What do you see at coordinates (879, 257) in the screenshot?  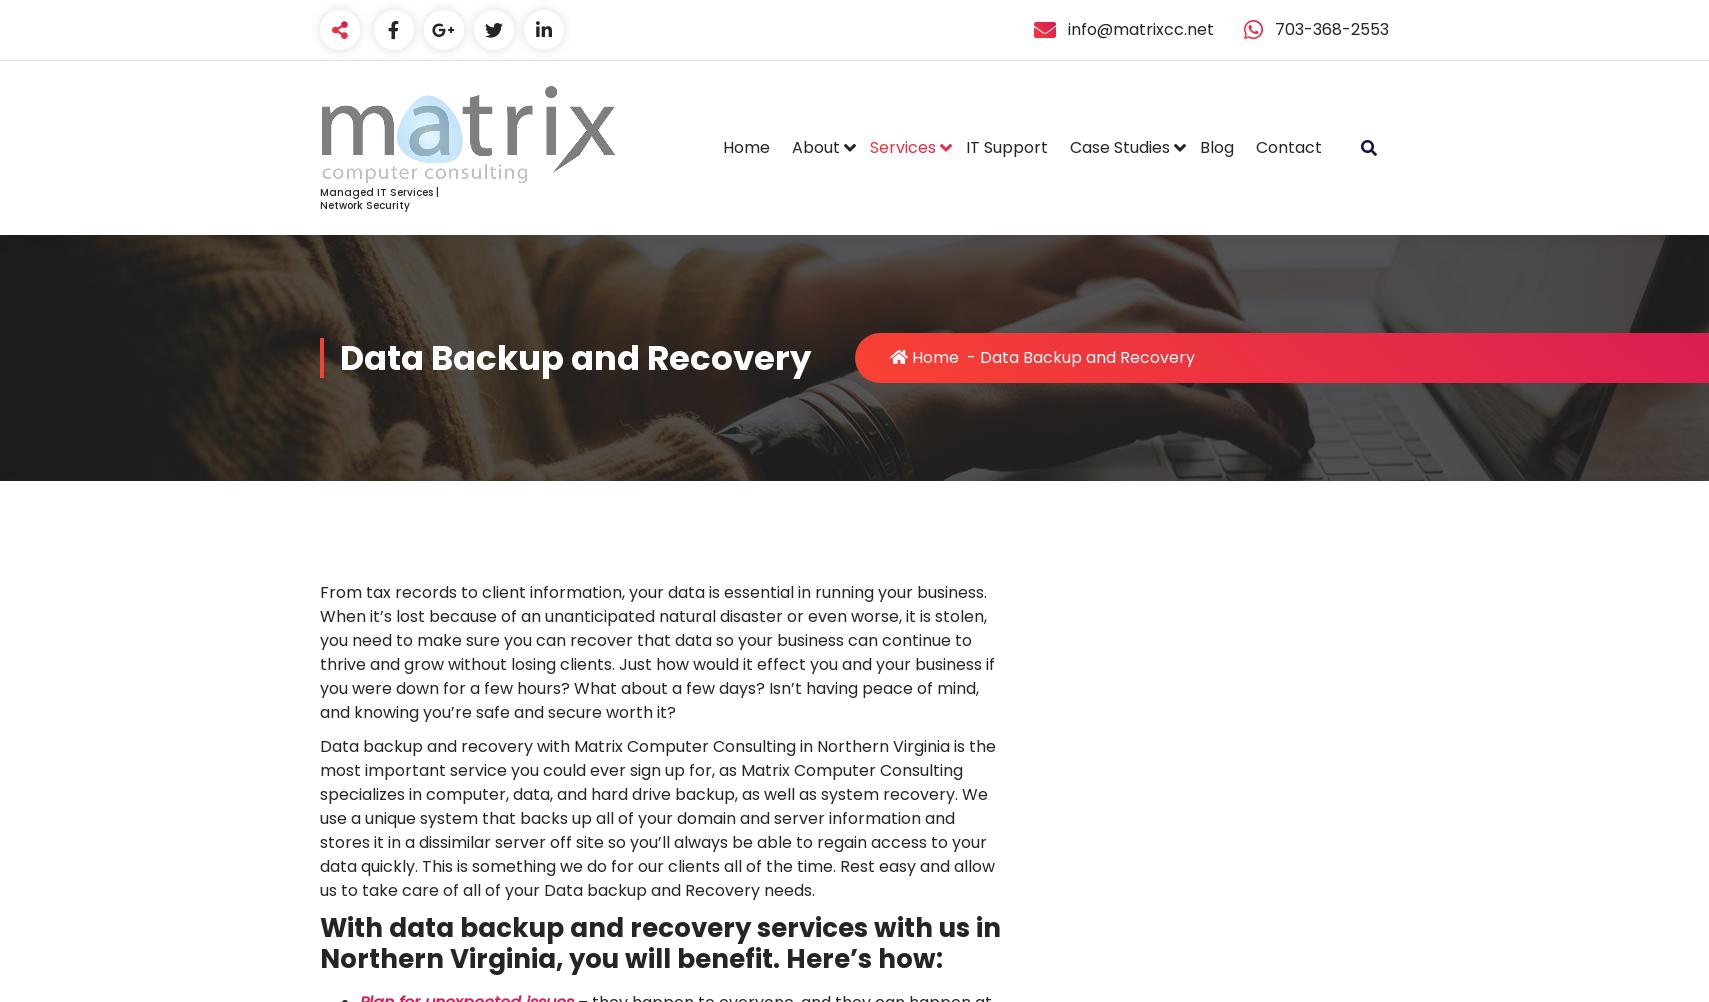 I see `'Meet the Matrix Team!'` at bounding box center [879, 257].